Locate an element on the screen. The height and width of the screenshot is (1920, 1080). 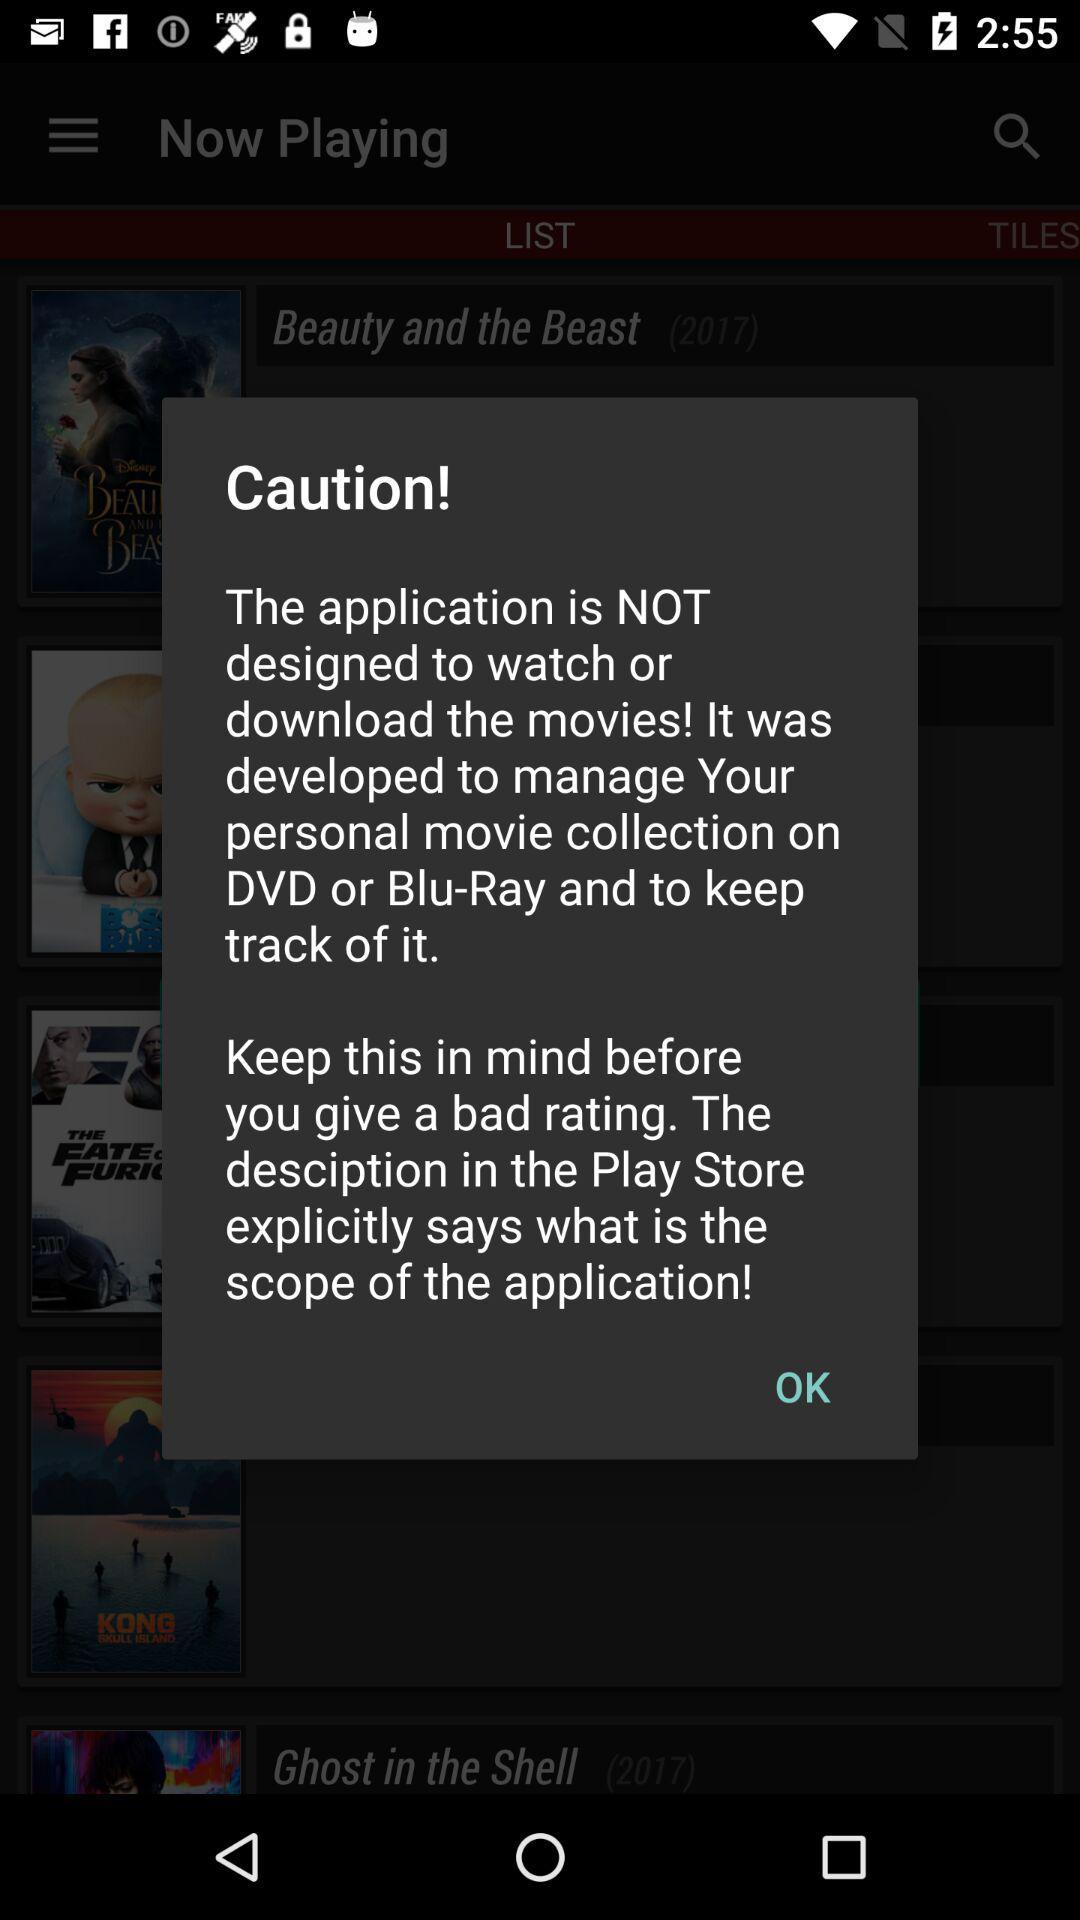
ok at the bottom right corner is located at coordinates (801, 1385).